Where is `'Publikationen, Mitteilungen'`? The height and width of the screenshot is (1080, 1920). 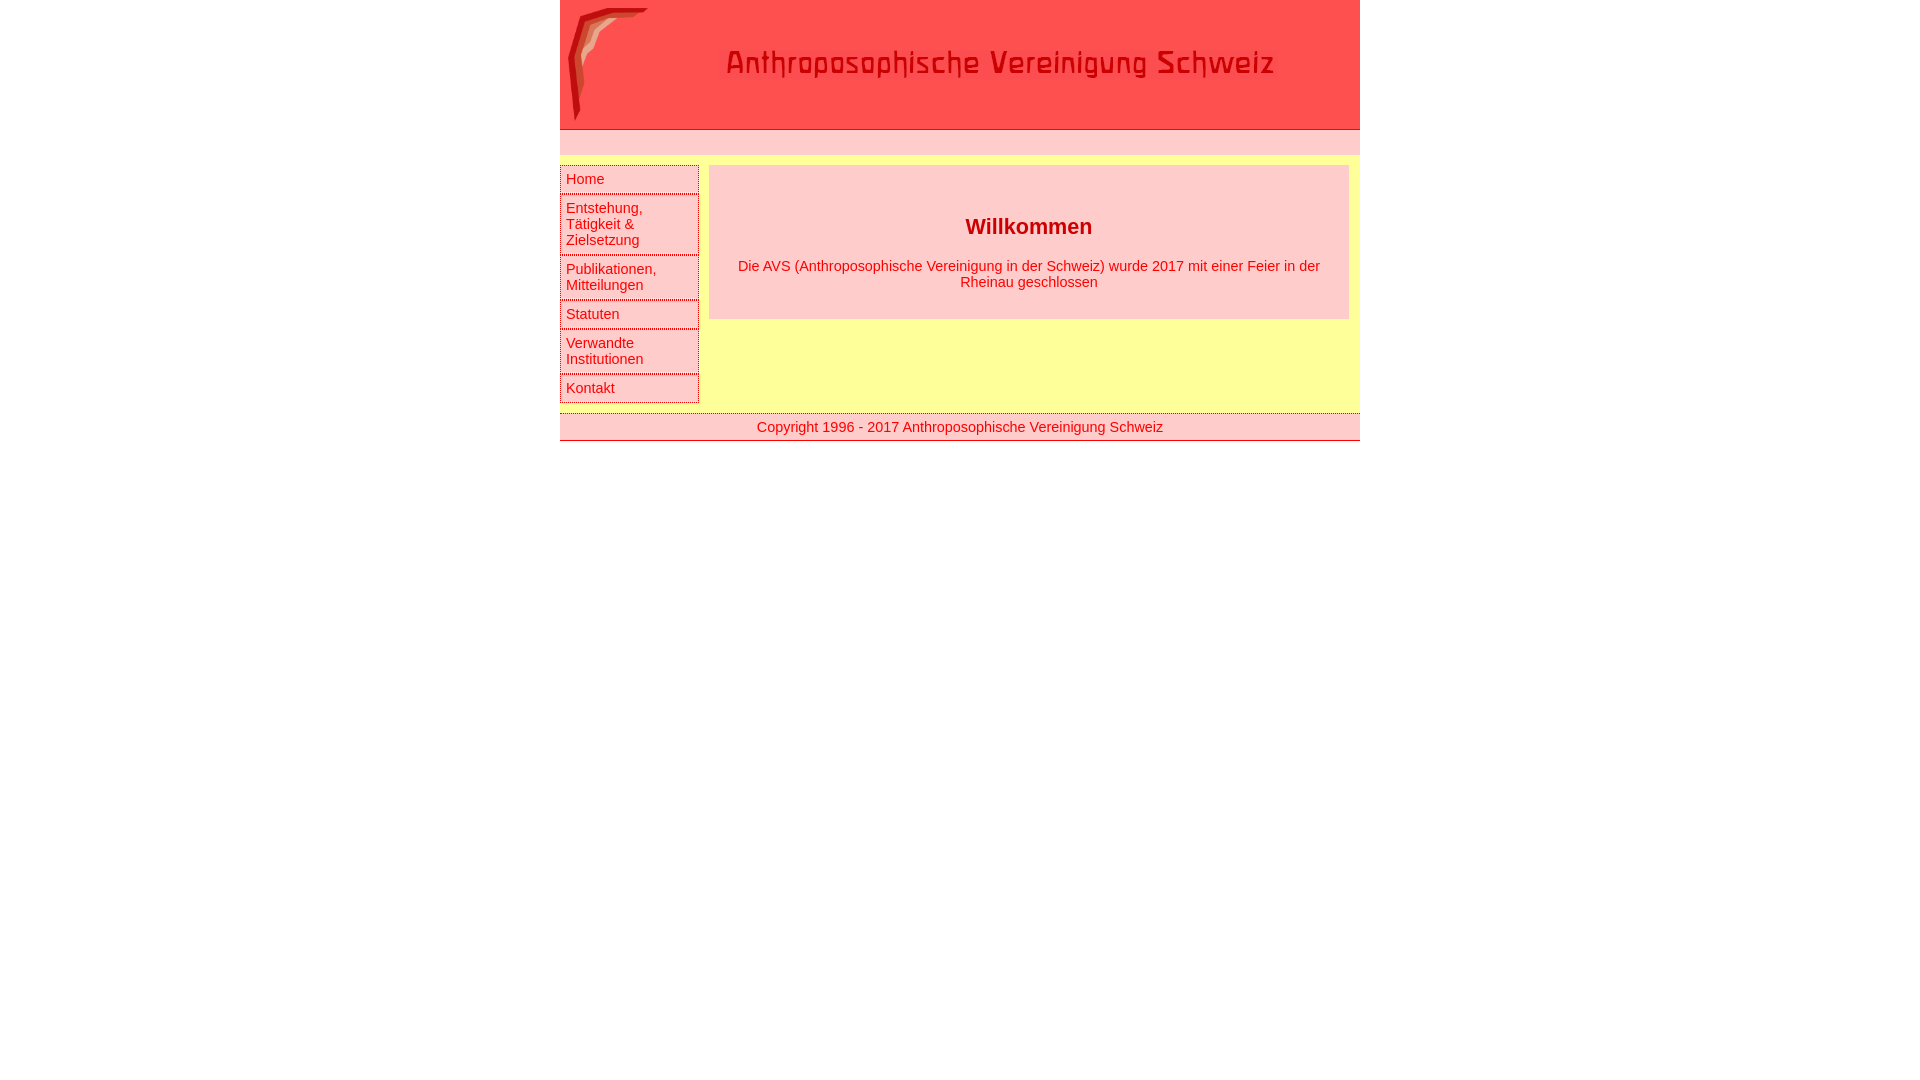 'Publikationen, Mitteilungen' is located at coordinates (560, 277).